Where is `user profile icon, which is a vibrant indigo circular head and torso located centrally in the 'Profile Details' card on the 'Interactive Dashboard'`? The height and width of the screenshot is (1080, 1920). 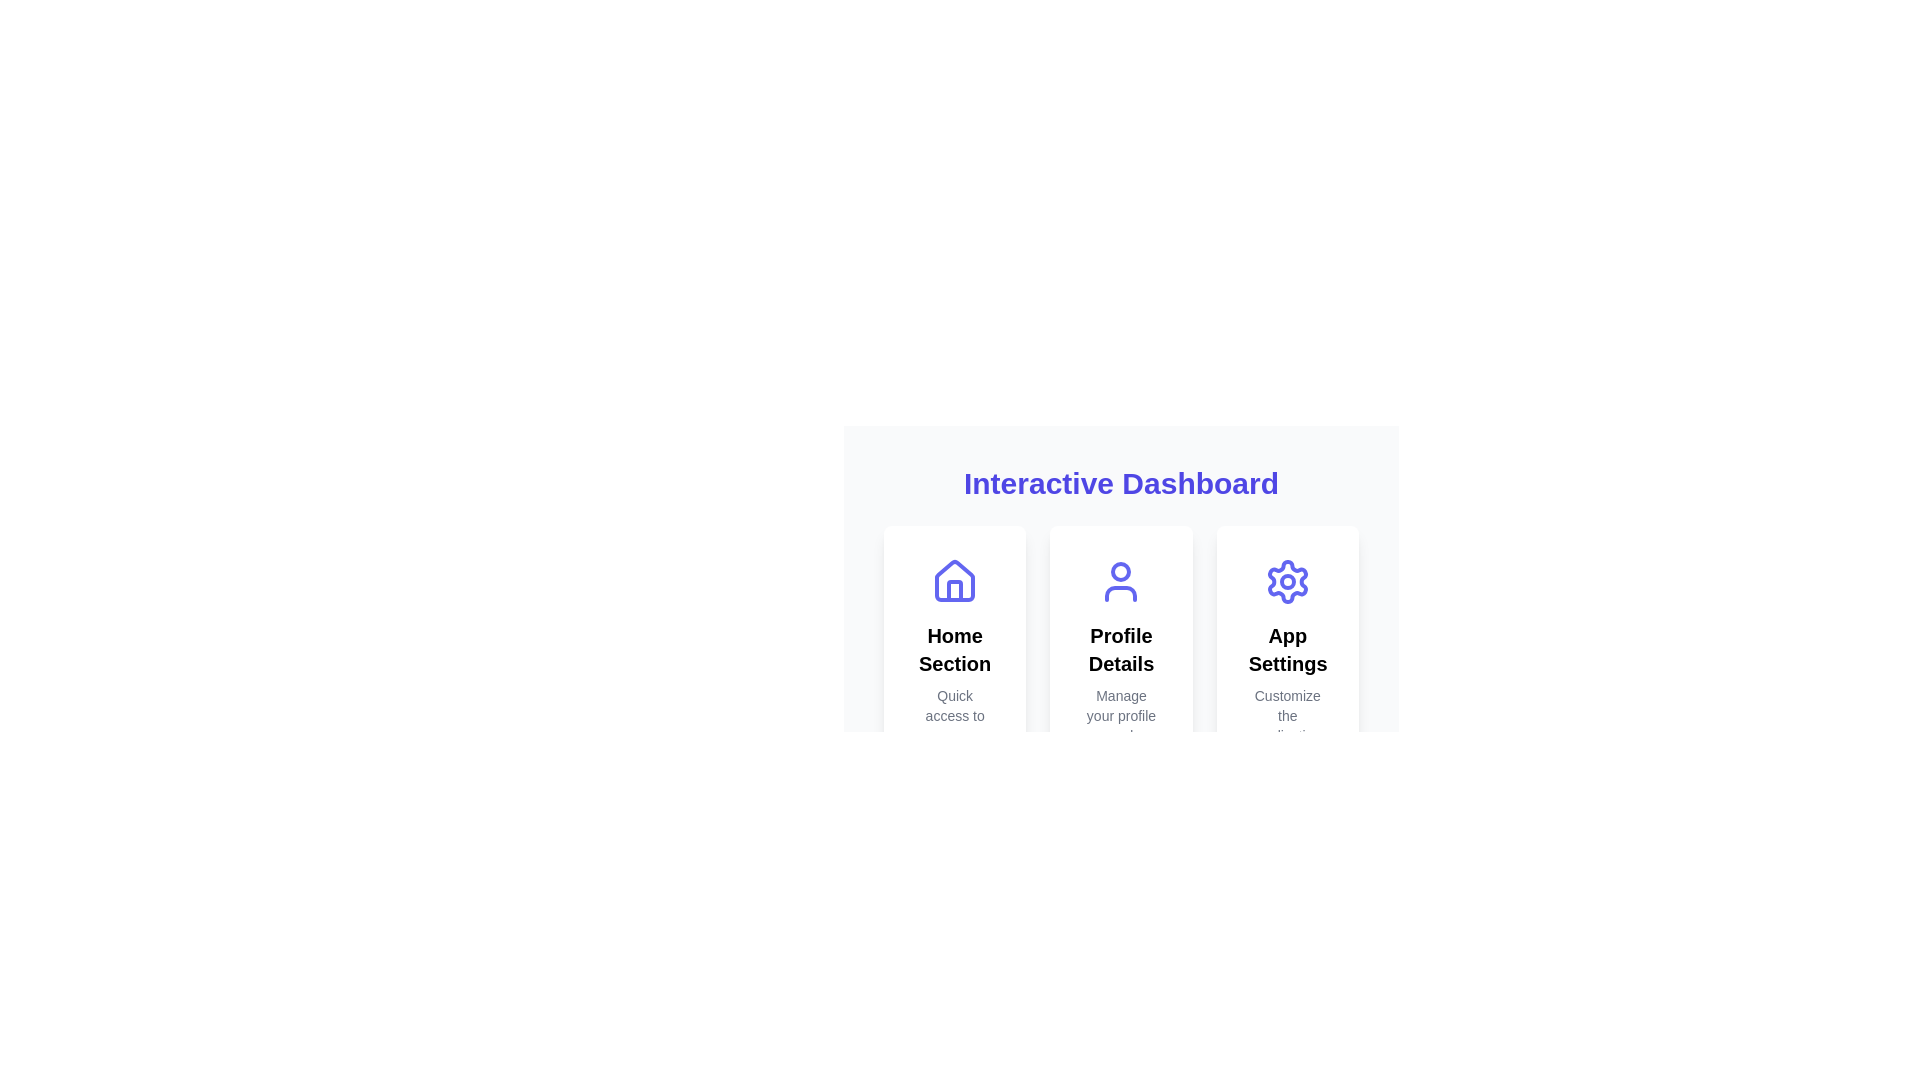 user profile icon, which is a vibrant indigo circular head and torso located centrally in the 'Profile Details' card on the 'Interactive Dashboard' is located at coordinates (1121, 582).